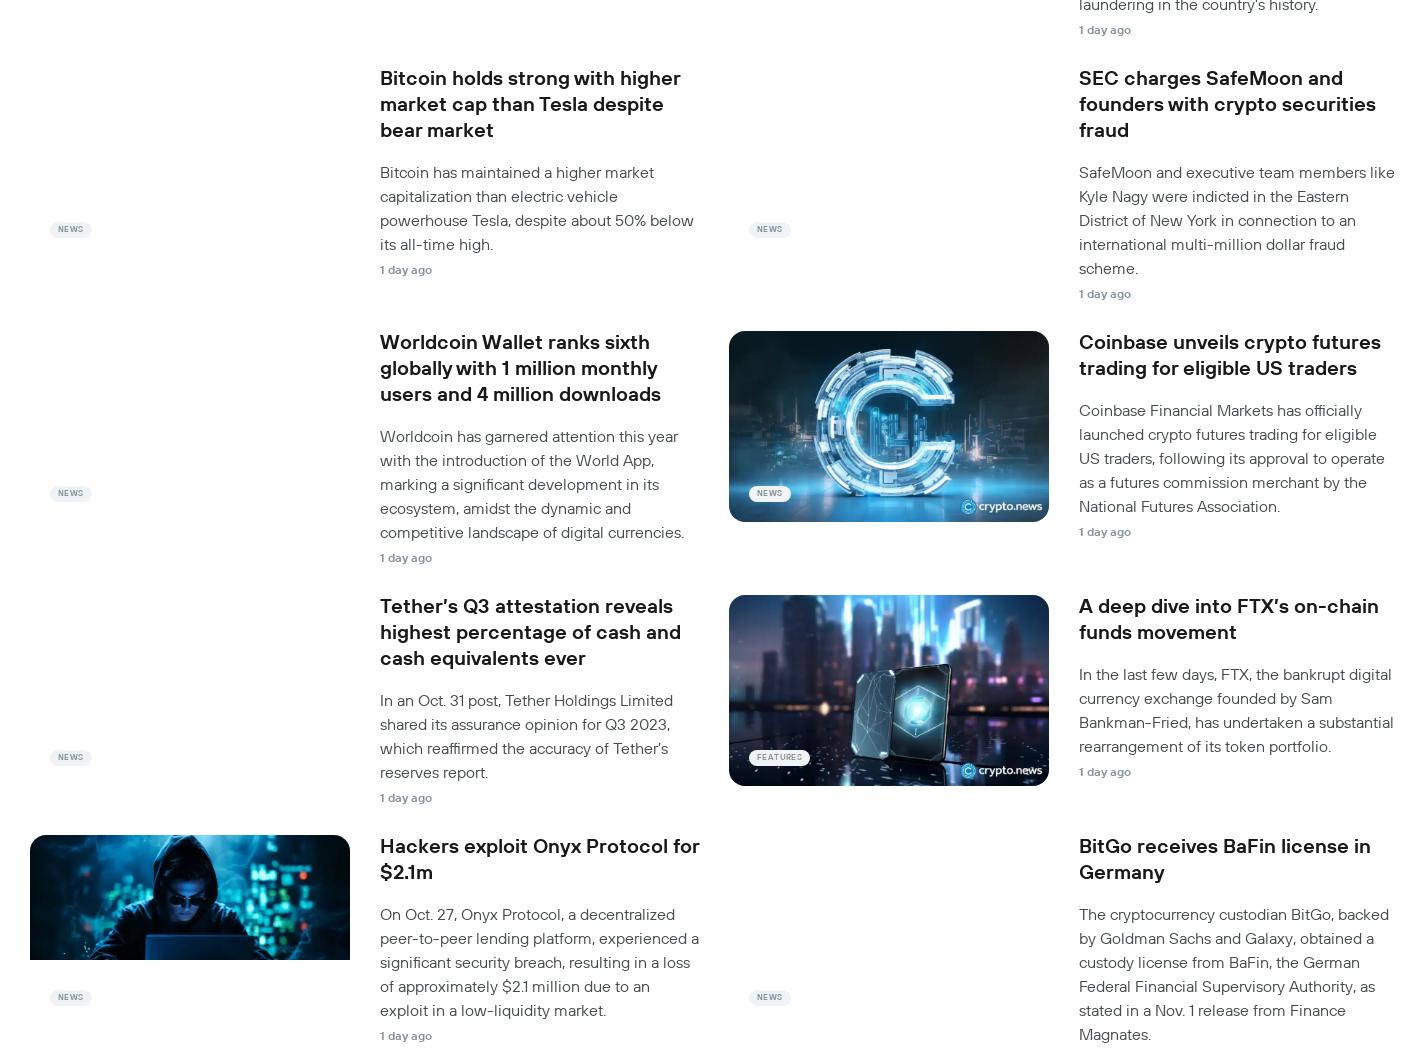 This screenshot has width=1428, height=1054. What do you see at coordinates (539, 961) in the screenshot?
I see `'On Oct. 27, Onyx Protocol, a decentralized peer-to-peer lending platform, experienced a significant security breach, resulting in a loss of approximately $2.1 million due to an exploit in a low-liquidity market.'` at bounding box center [539, 961].